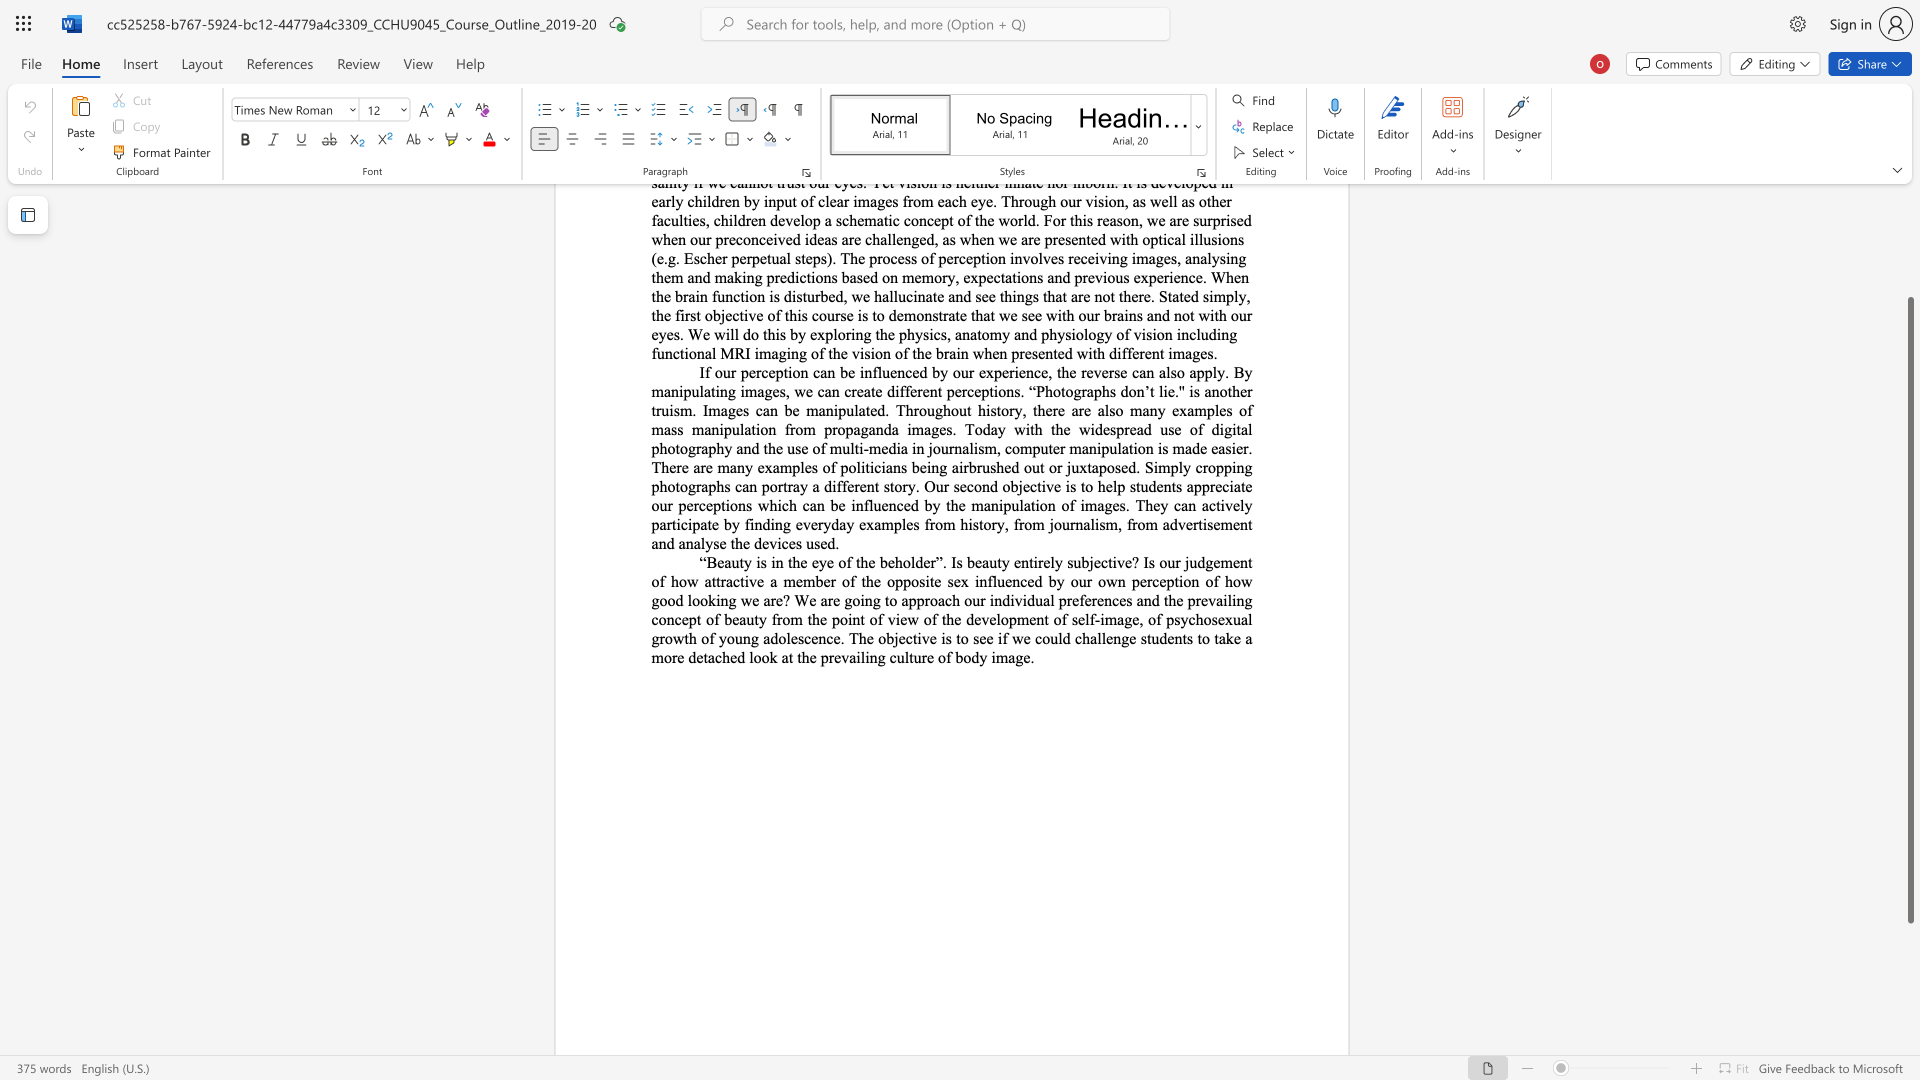 The image size is (1920, 1080). I want to click on the scrollbar and move up 70 pixels, so click(1909, 609).